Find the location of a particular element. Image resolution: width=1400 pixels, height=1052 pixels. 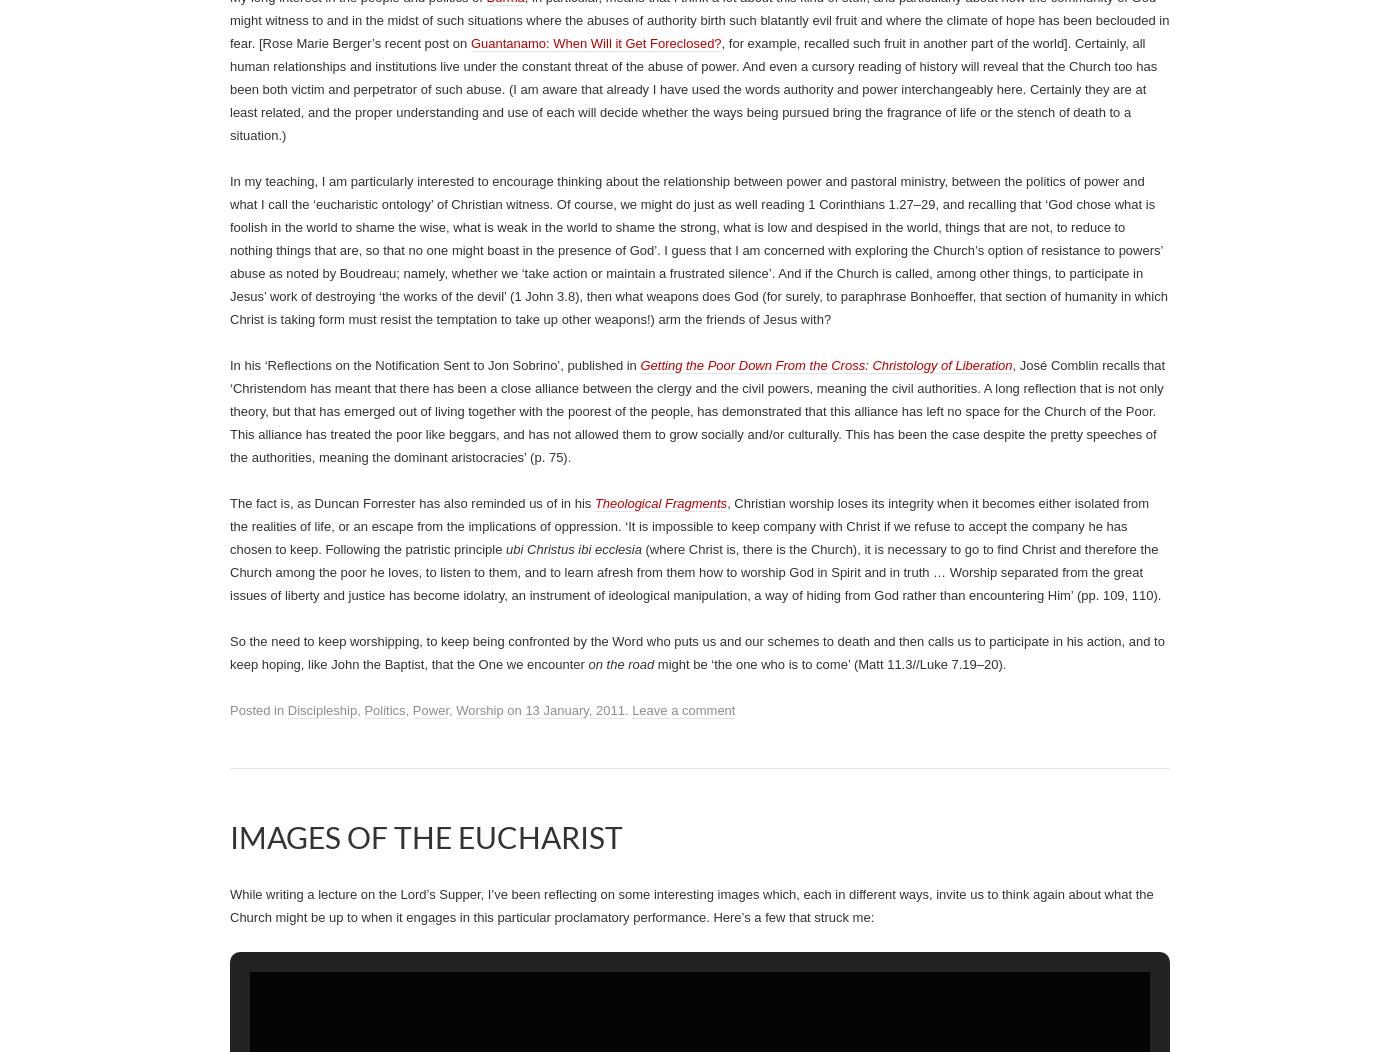

'an opportunity for the Lord’s grace to enter and do the rest.' is located at coordinates (289, 29).